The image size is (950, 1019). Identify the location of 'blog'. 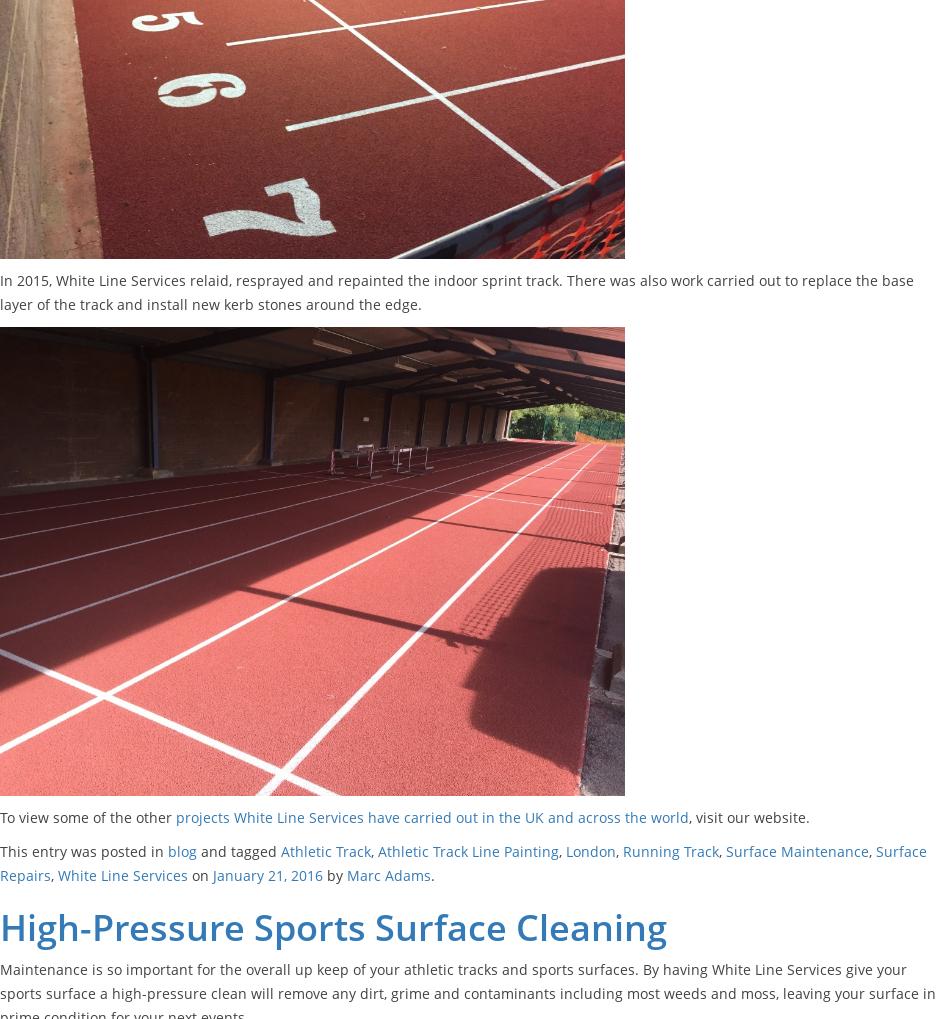
(182, 850).